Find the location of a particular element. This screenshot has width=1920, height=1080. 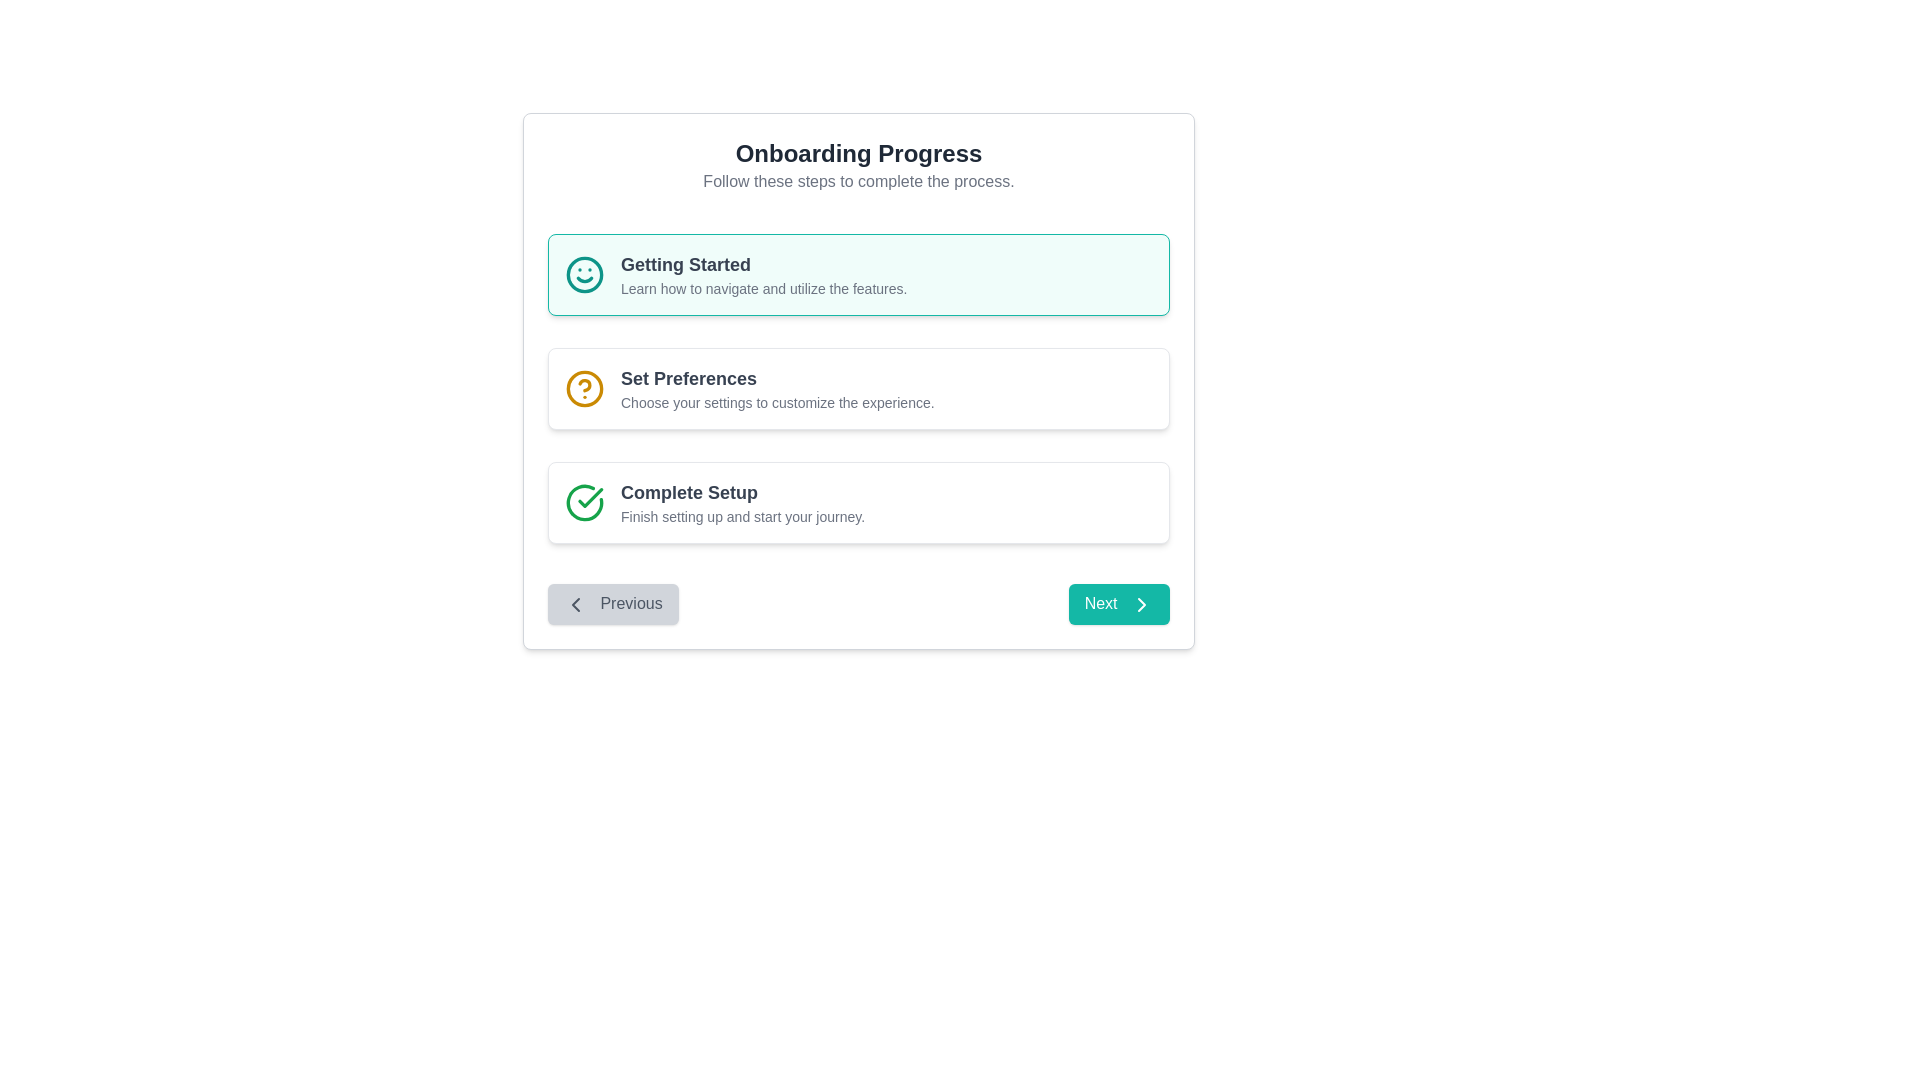

the completion indicator icon located to the left of the 'Complete Setup' list item, signifying successful completion of the onboarding process is located at coordinates (584, 501).